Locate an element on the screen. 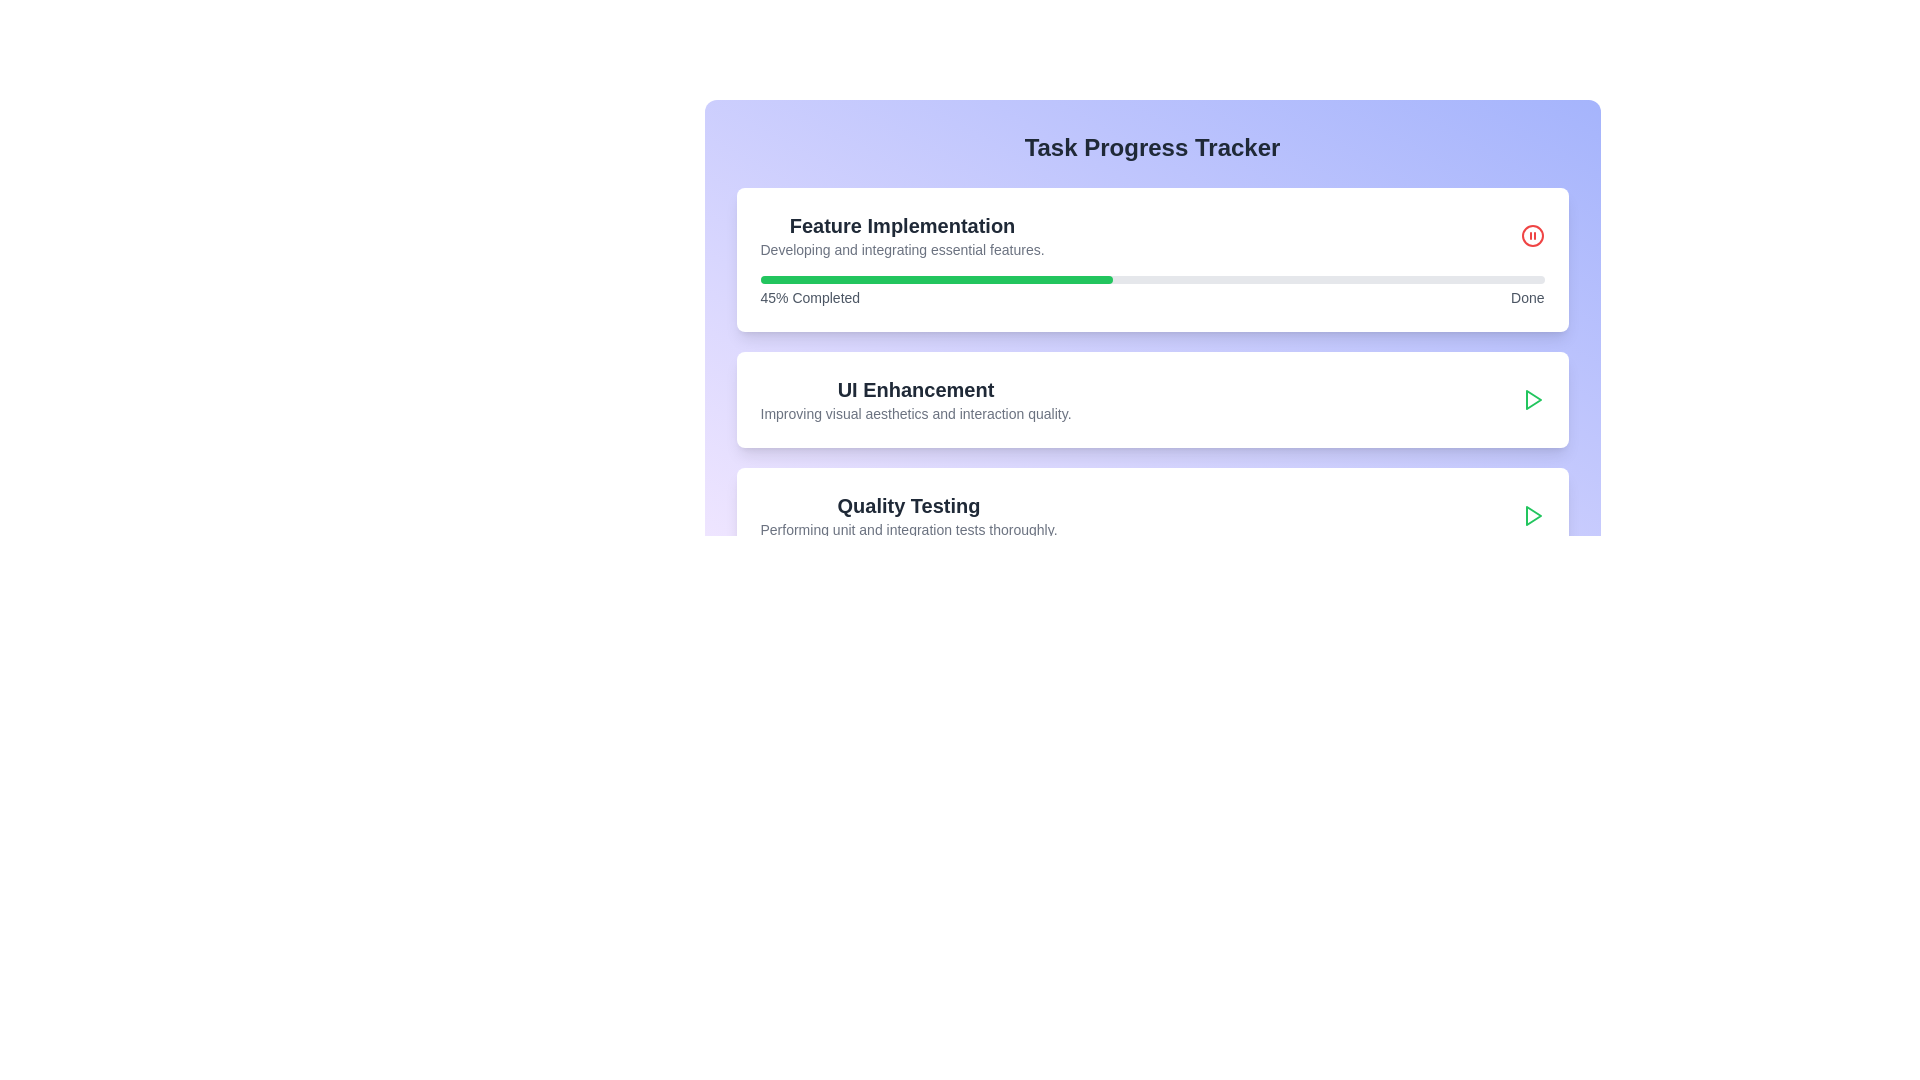 The width and height of the screenshot is (1920, 1080). the non-interactive progress bar that visually represents the completion percentage within the 'Feature Implementation' card, located above the text indicators '45% Completed' and 'Done' is located at coordinates (1152, 280).